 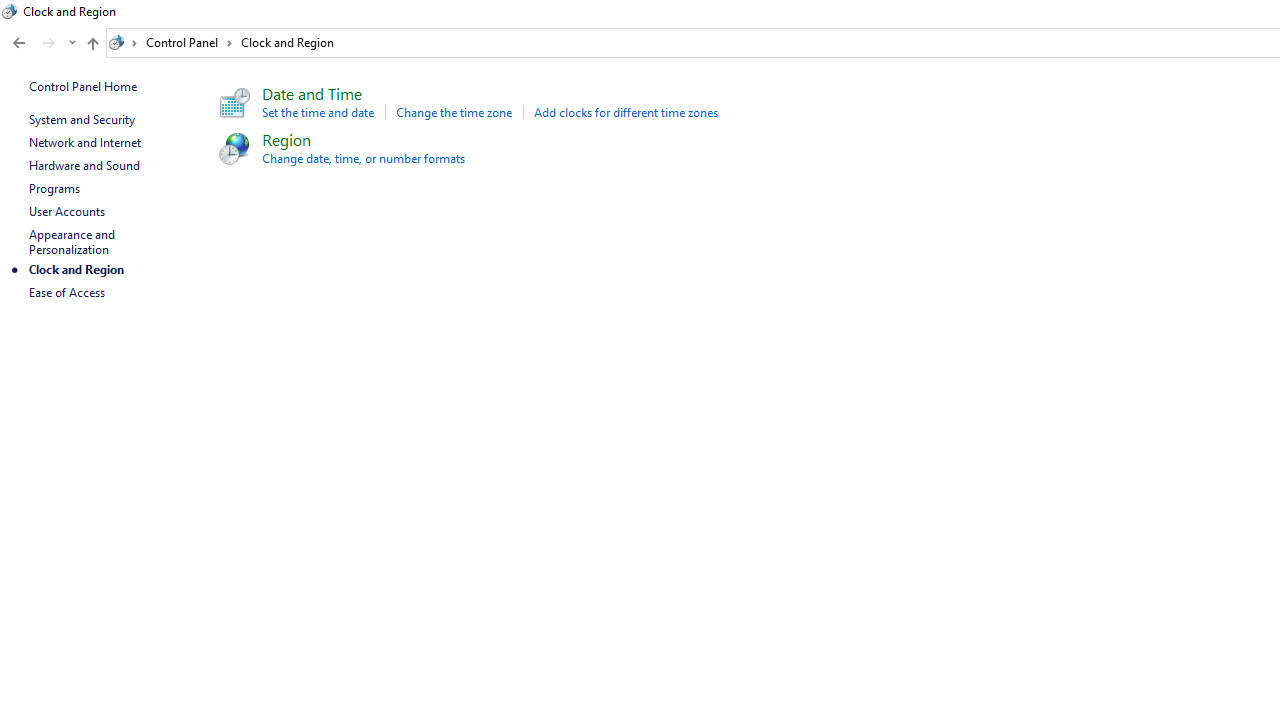 What do you see at coordinates (67, 211) in the screenshot?
I see `'User Accounts'` at bounding box center [67, 211].